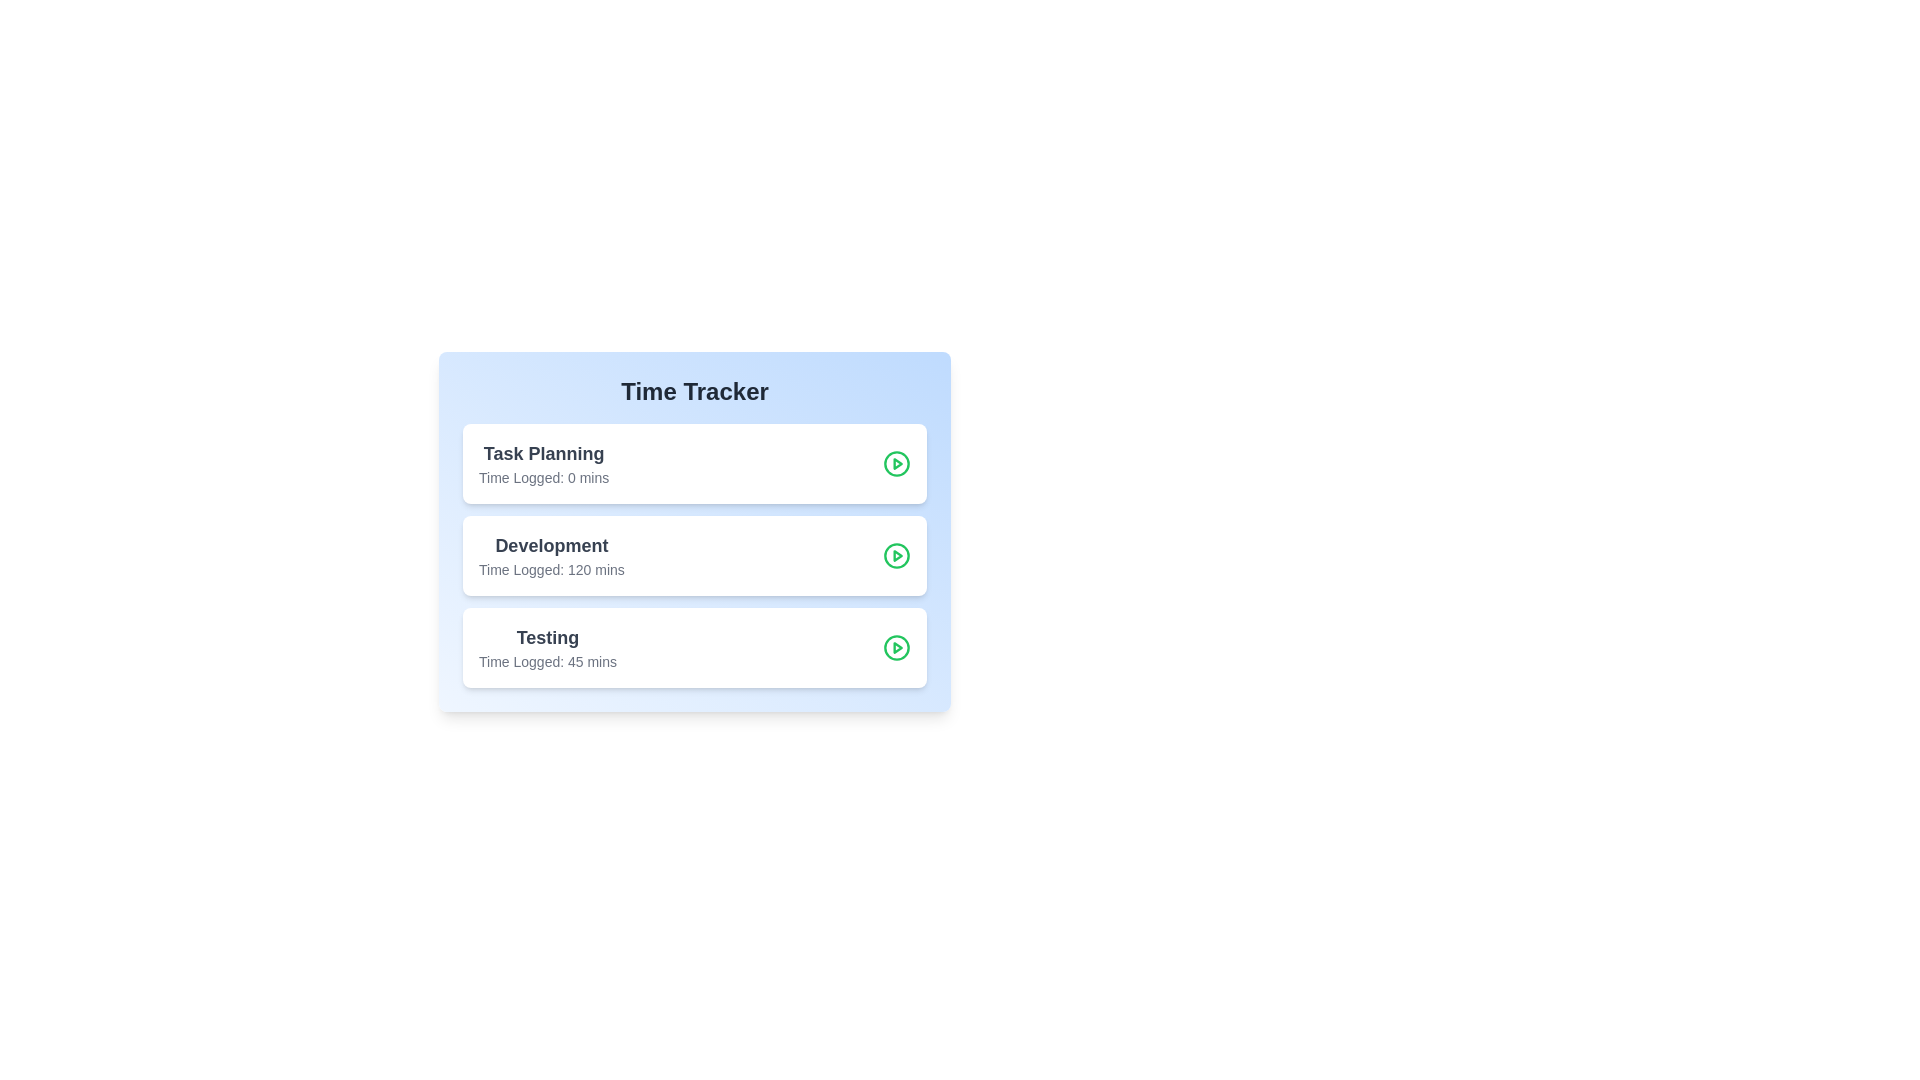 This screenshot has height=1080, width=1920. Describe the element at coordinates (695, 392) in the screenshot. I see `the center of the header to simulate focusing or copying its text` at that location.